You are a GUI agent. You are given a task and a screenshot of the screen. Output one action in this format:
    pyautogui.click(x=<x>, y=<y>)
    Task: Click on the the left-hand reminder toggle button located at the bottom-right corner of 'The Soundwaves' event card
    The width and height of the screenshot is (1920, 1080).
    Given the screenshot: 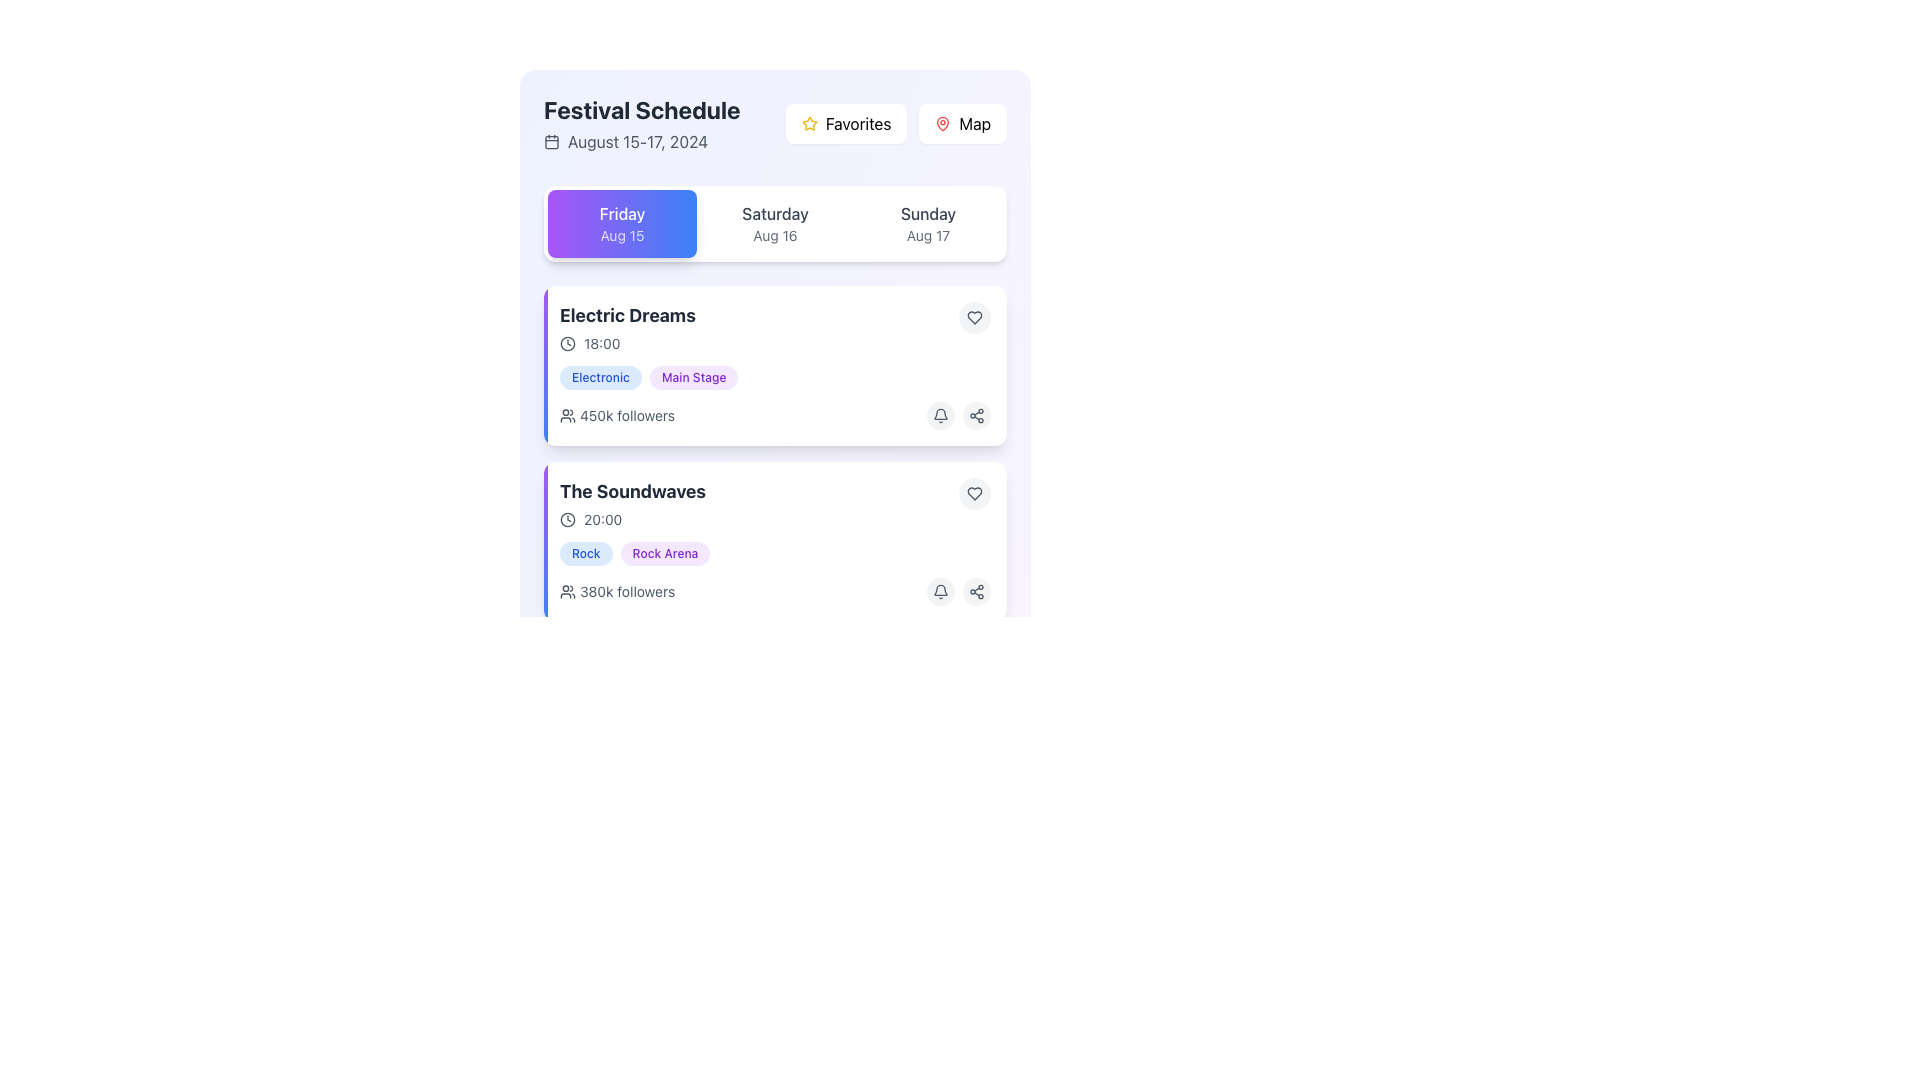 What is the action you would take?
    pyautogui.click(x=939, y=590)
    